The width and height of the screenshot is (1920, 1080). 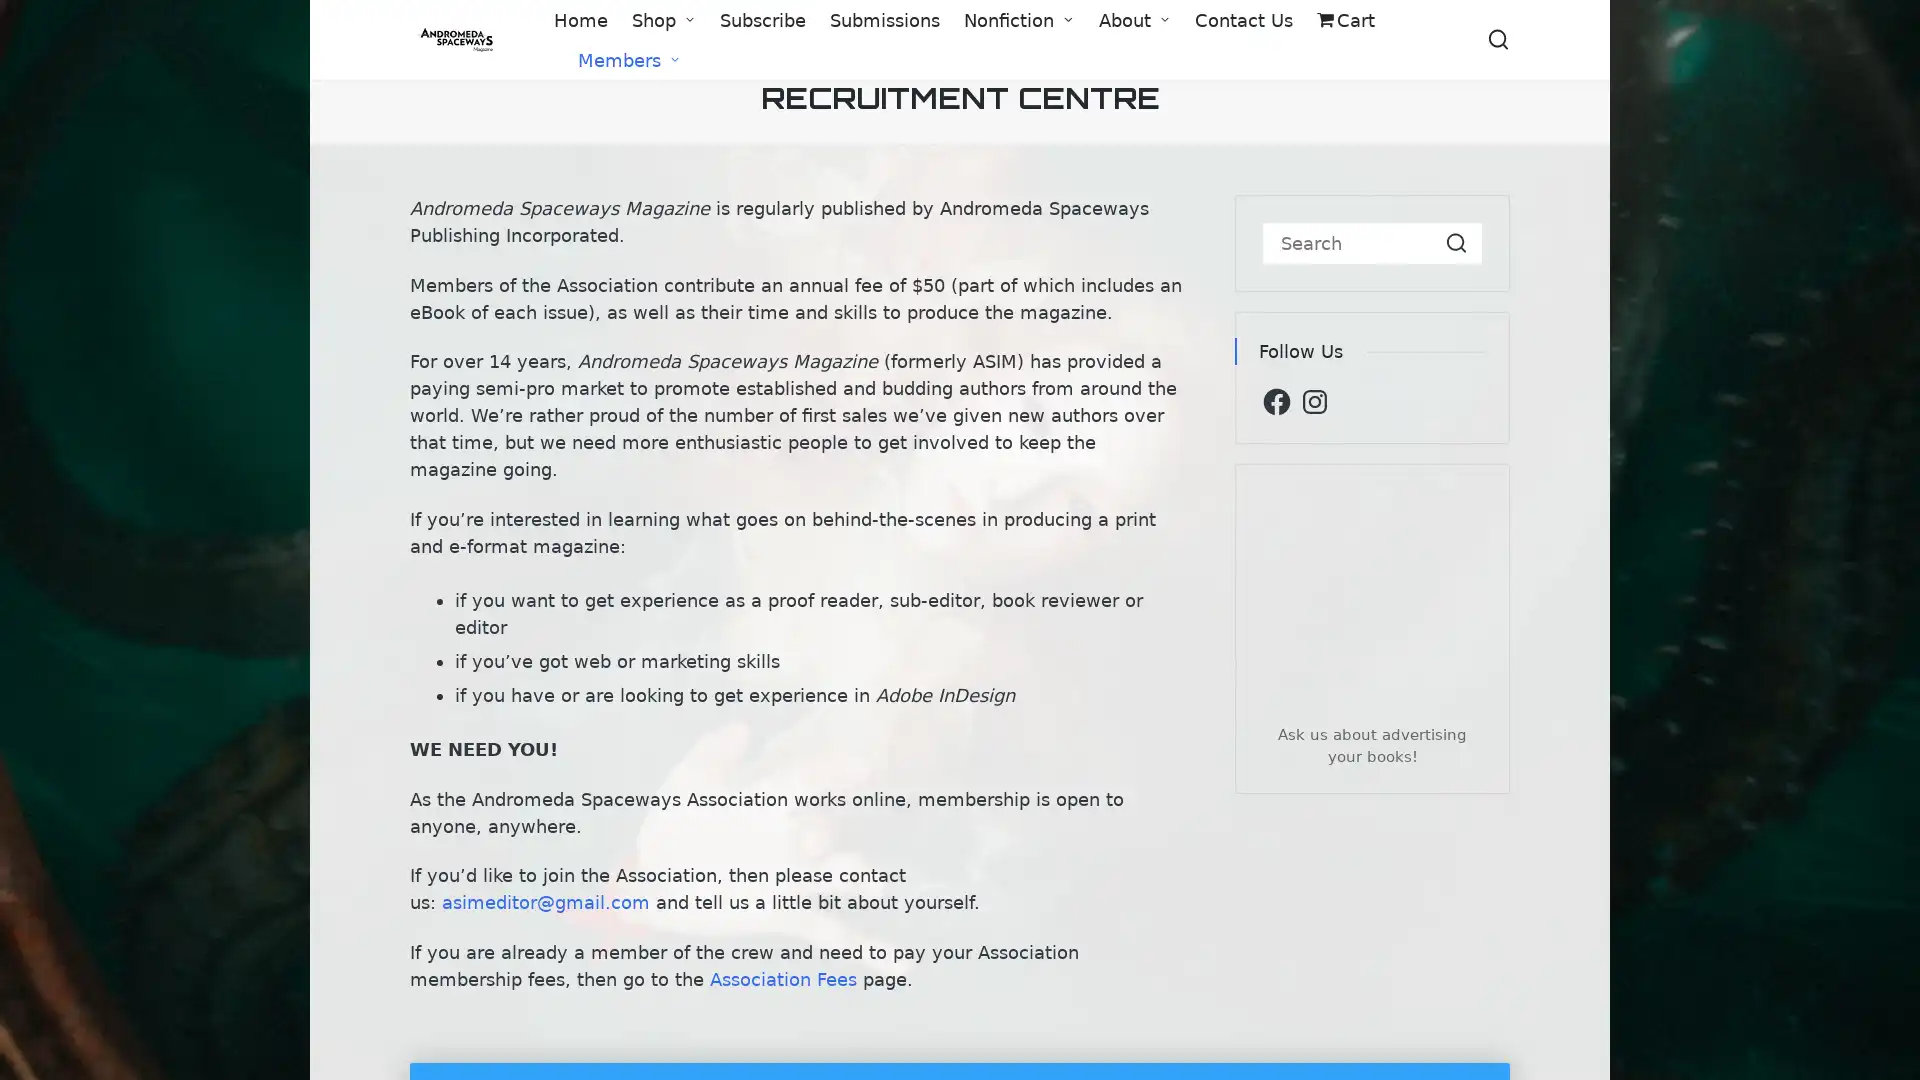 I want to click on Search, so click(x=1456, y=242).